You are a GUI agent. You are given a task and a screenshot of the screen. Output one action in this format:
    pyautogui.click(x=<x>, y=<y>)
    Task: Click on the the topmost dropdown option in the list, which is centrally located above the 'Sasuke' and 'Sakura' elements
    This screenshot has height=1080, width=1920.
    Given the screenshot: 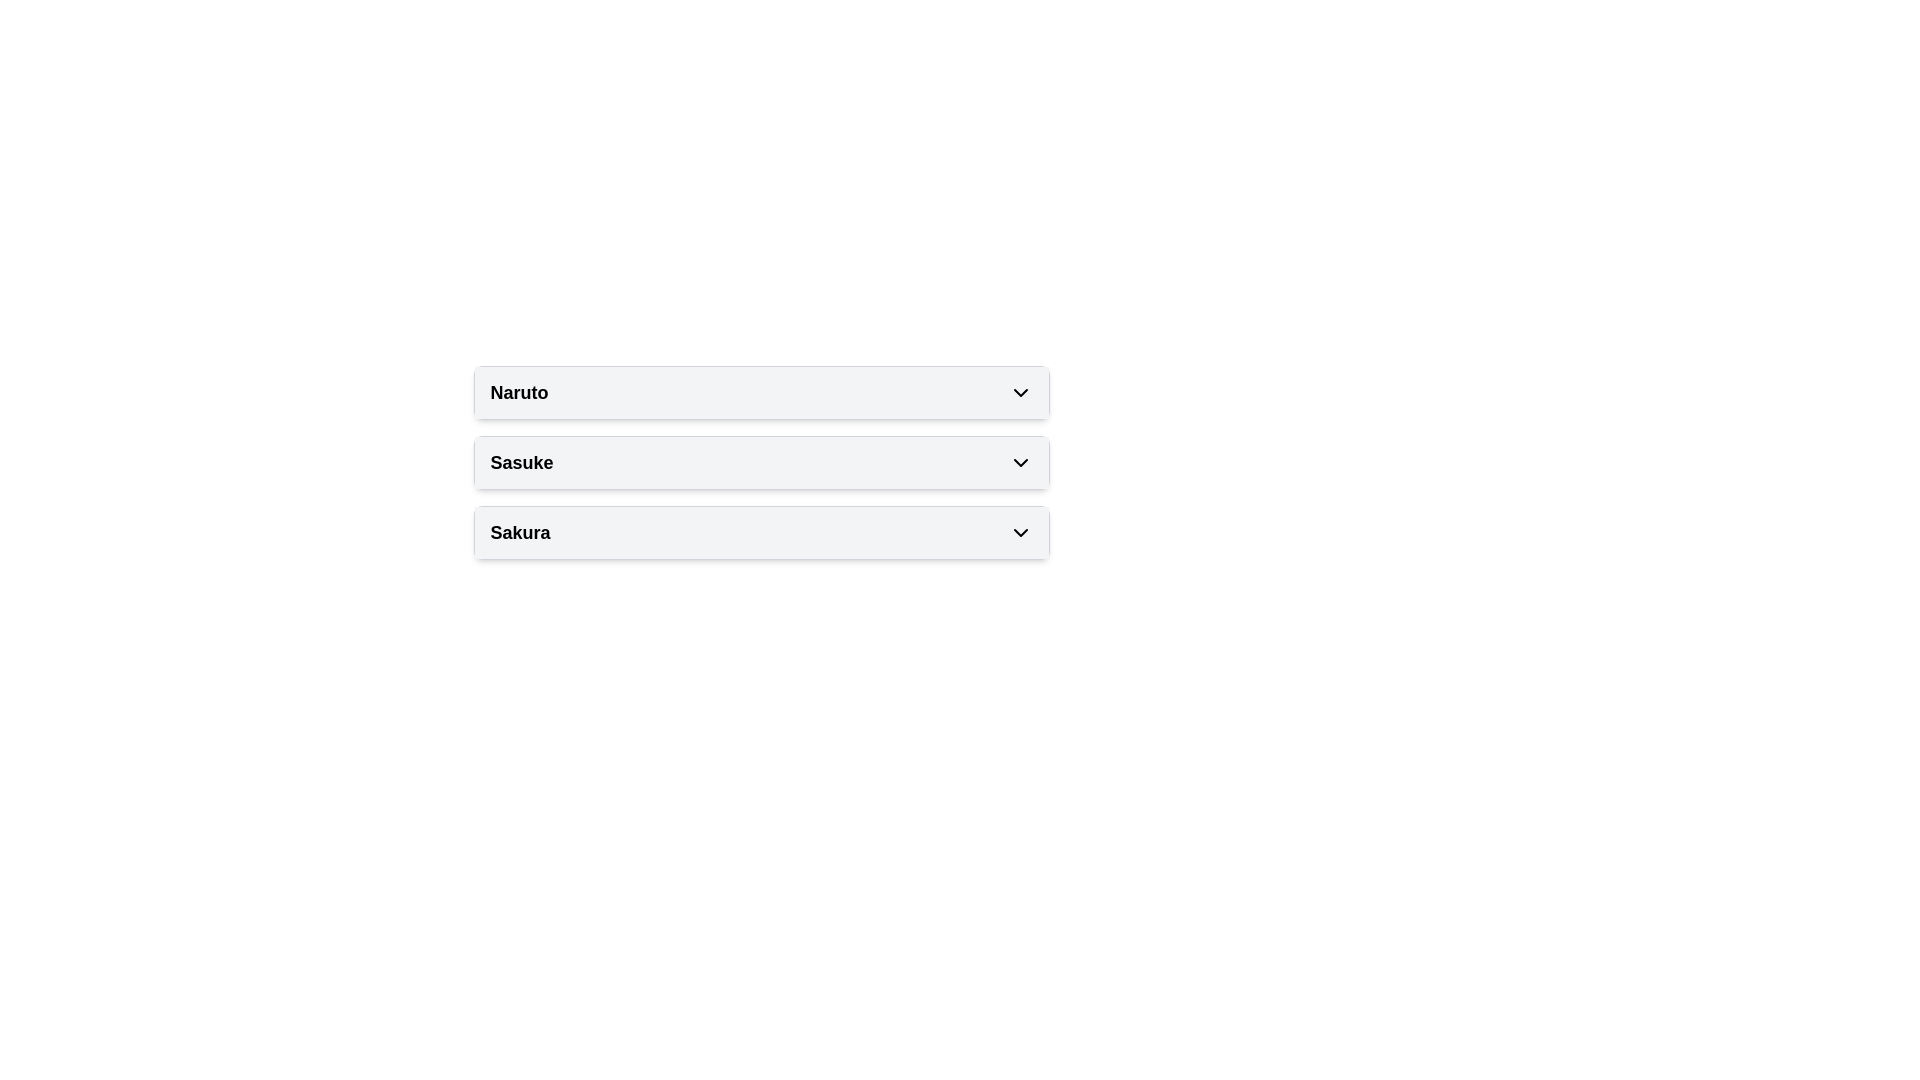 What is the action you would take?
    pyautogui.click(x=760, y=393)
    